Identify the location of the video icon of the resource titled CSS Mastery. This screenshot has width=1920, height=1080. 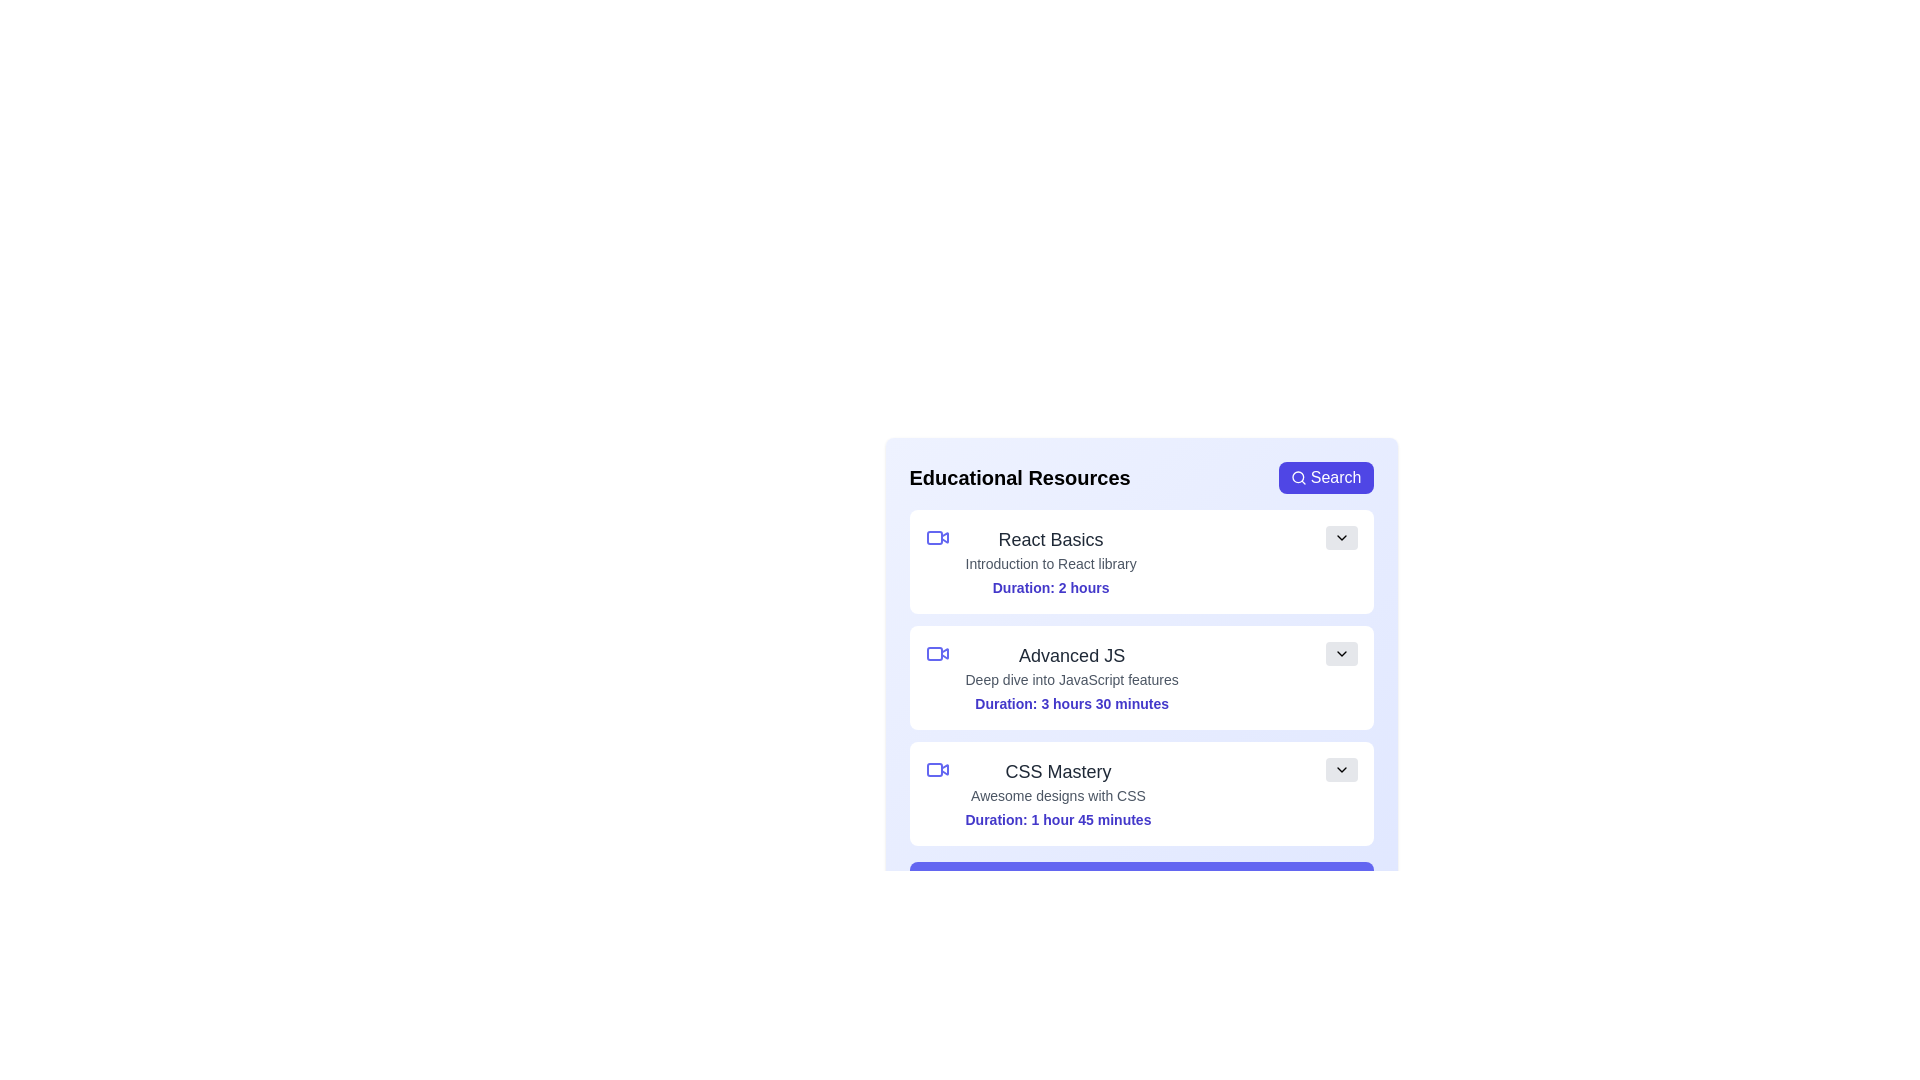
(936, 769).